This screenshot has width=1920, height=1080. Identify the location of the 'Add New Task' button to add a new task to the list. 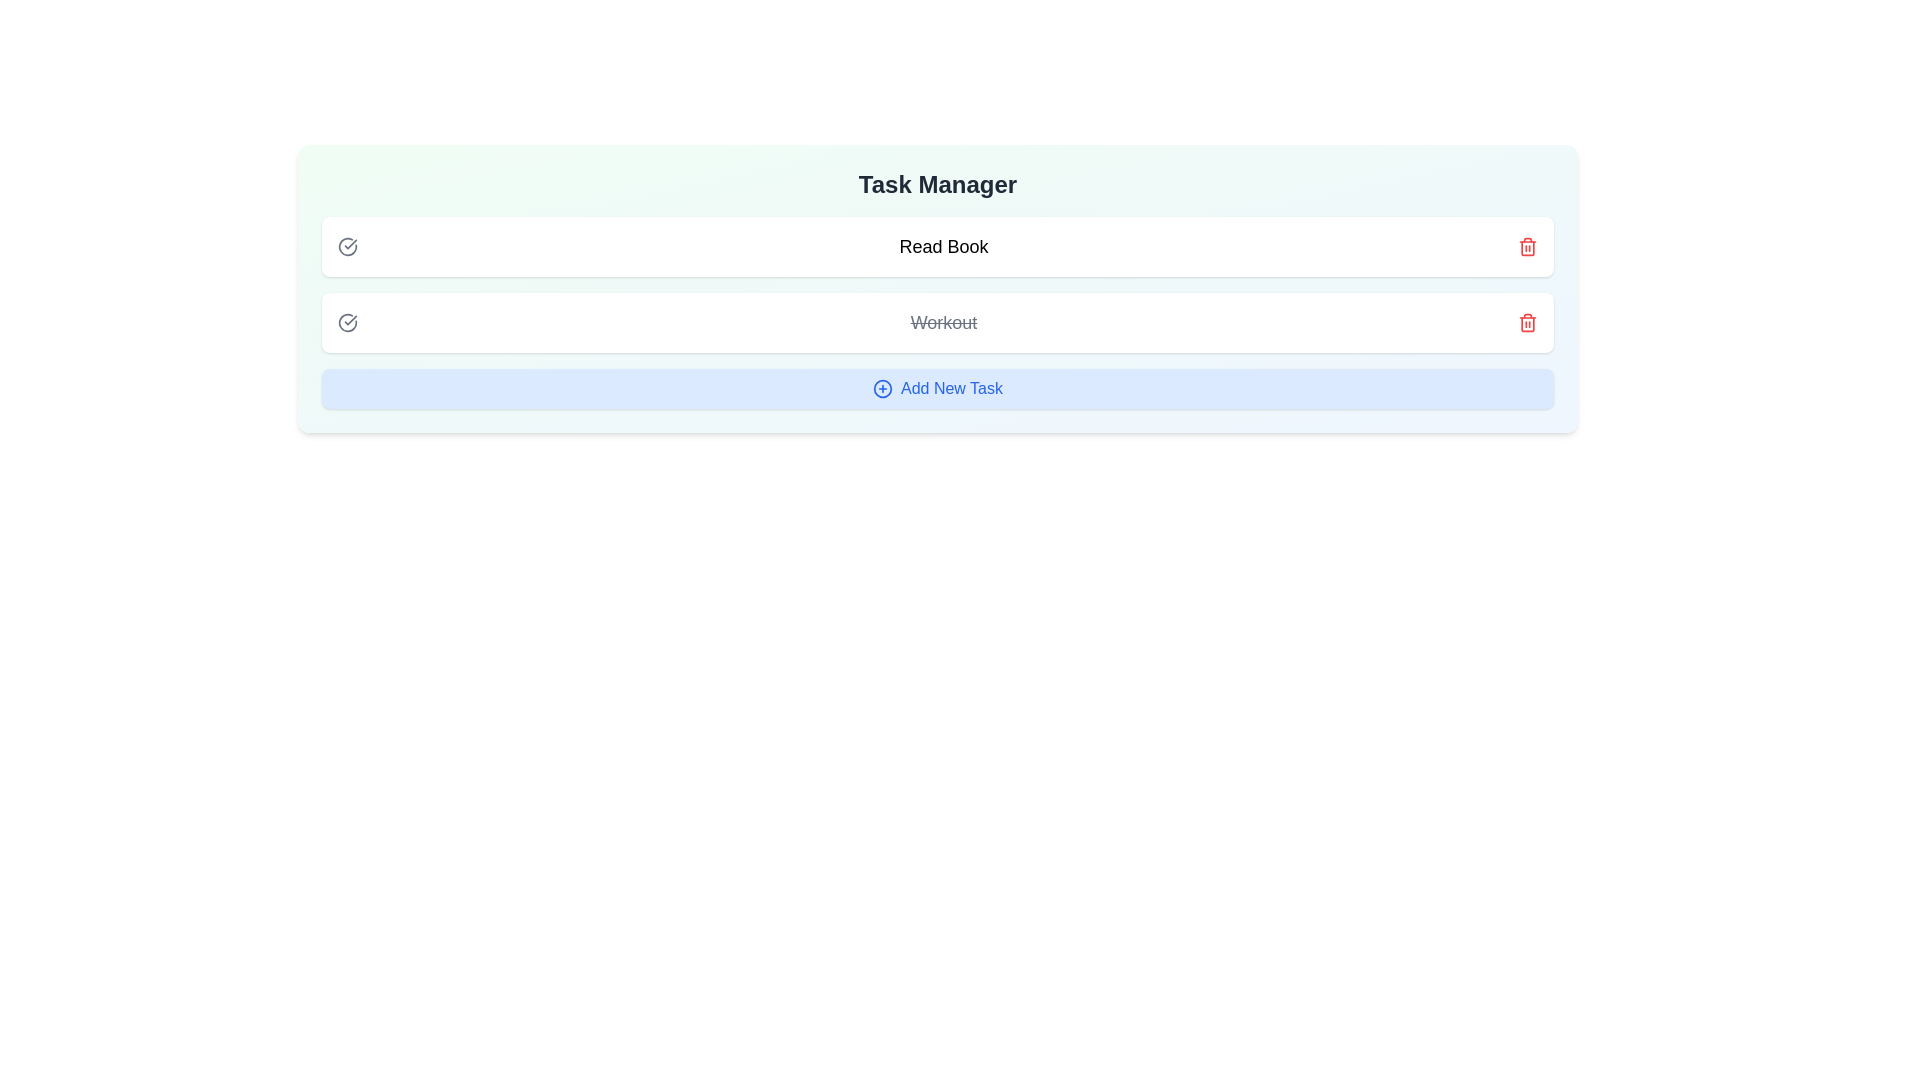
(936, 389).